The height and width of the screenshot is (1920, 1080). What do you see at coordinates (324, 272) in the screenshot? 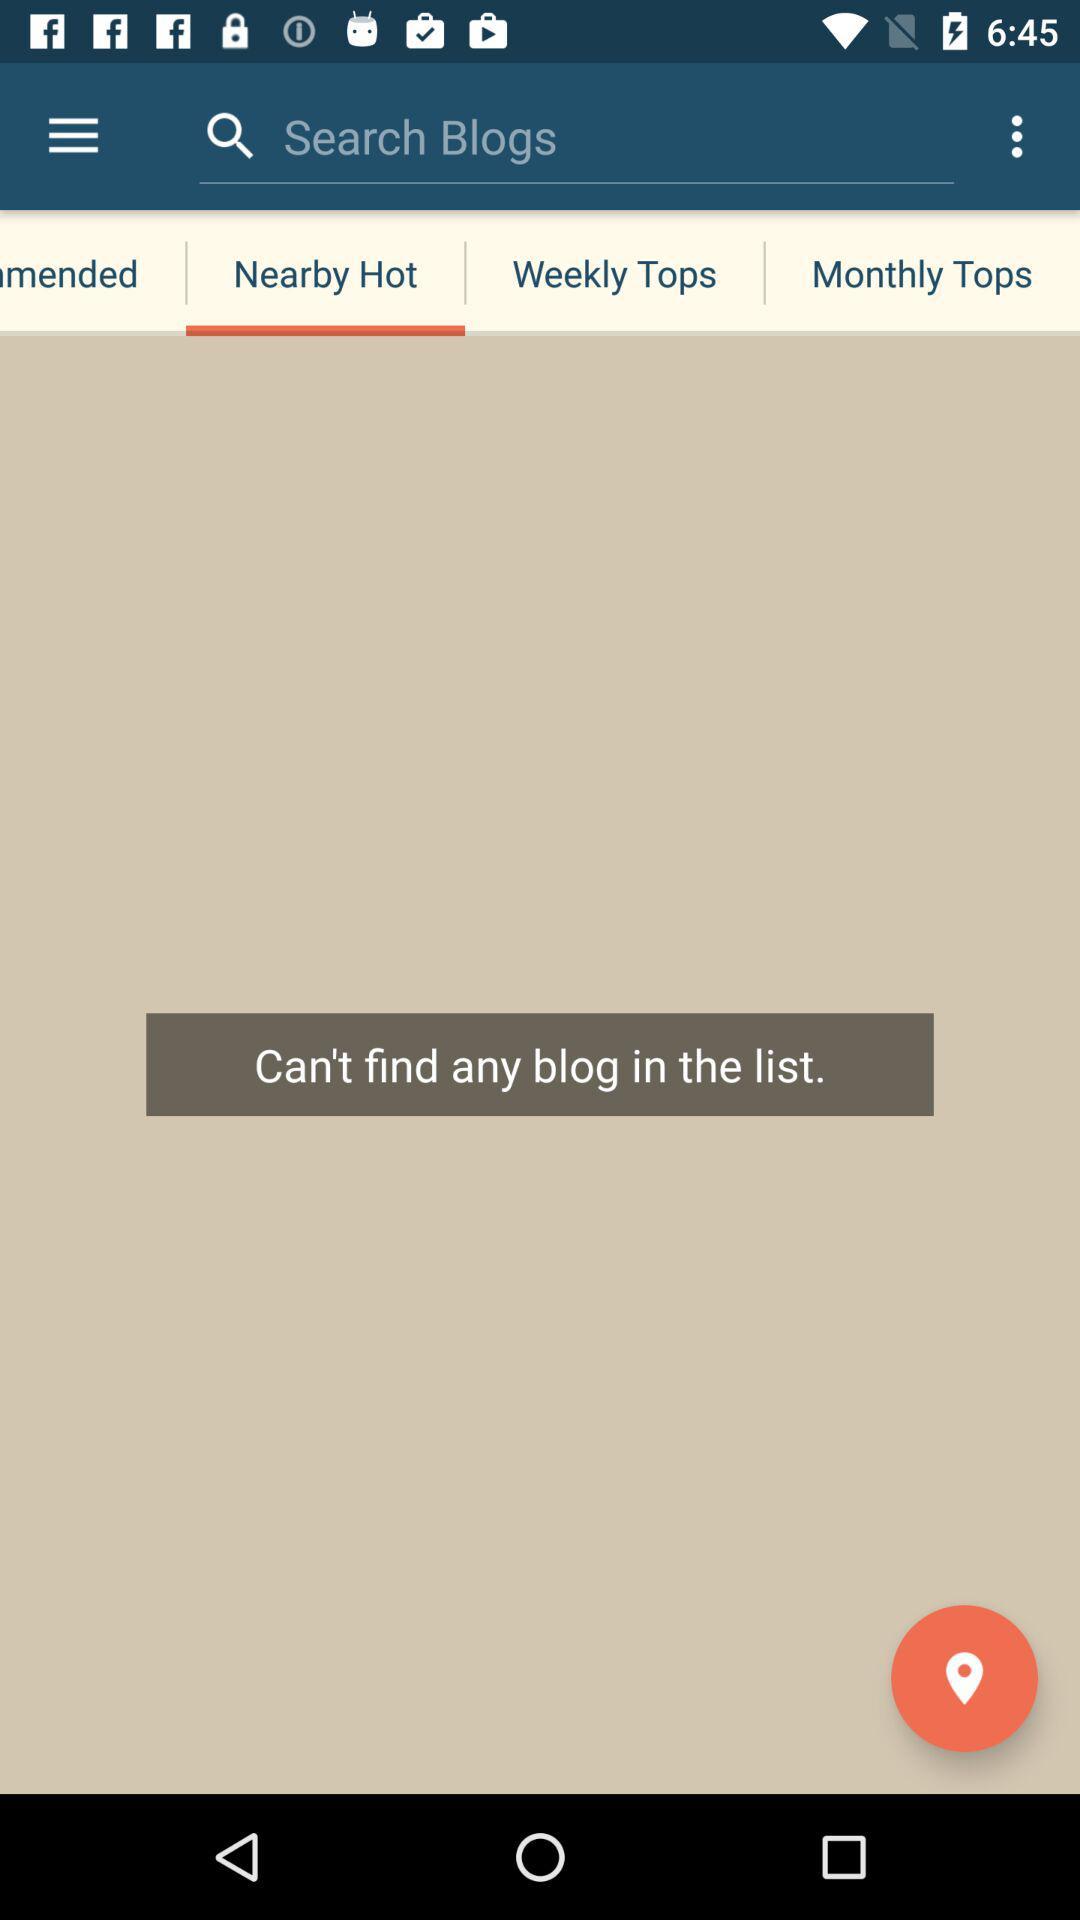
I see `icon to the left of the weekly tops` at bounding box center [324, 272].